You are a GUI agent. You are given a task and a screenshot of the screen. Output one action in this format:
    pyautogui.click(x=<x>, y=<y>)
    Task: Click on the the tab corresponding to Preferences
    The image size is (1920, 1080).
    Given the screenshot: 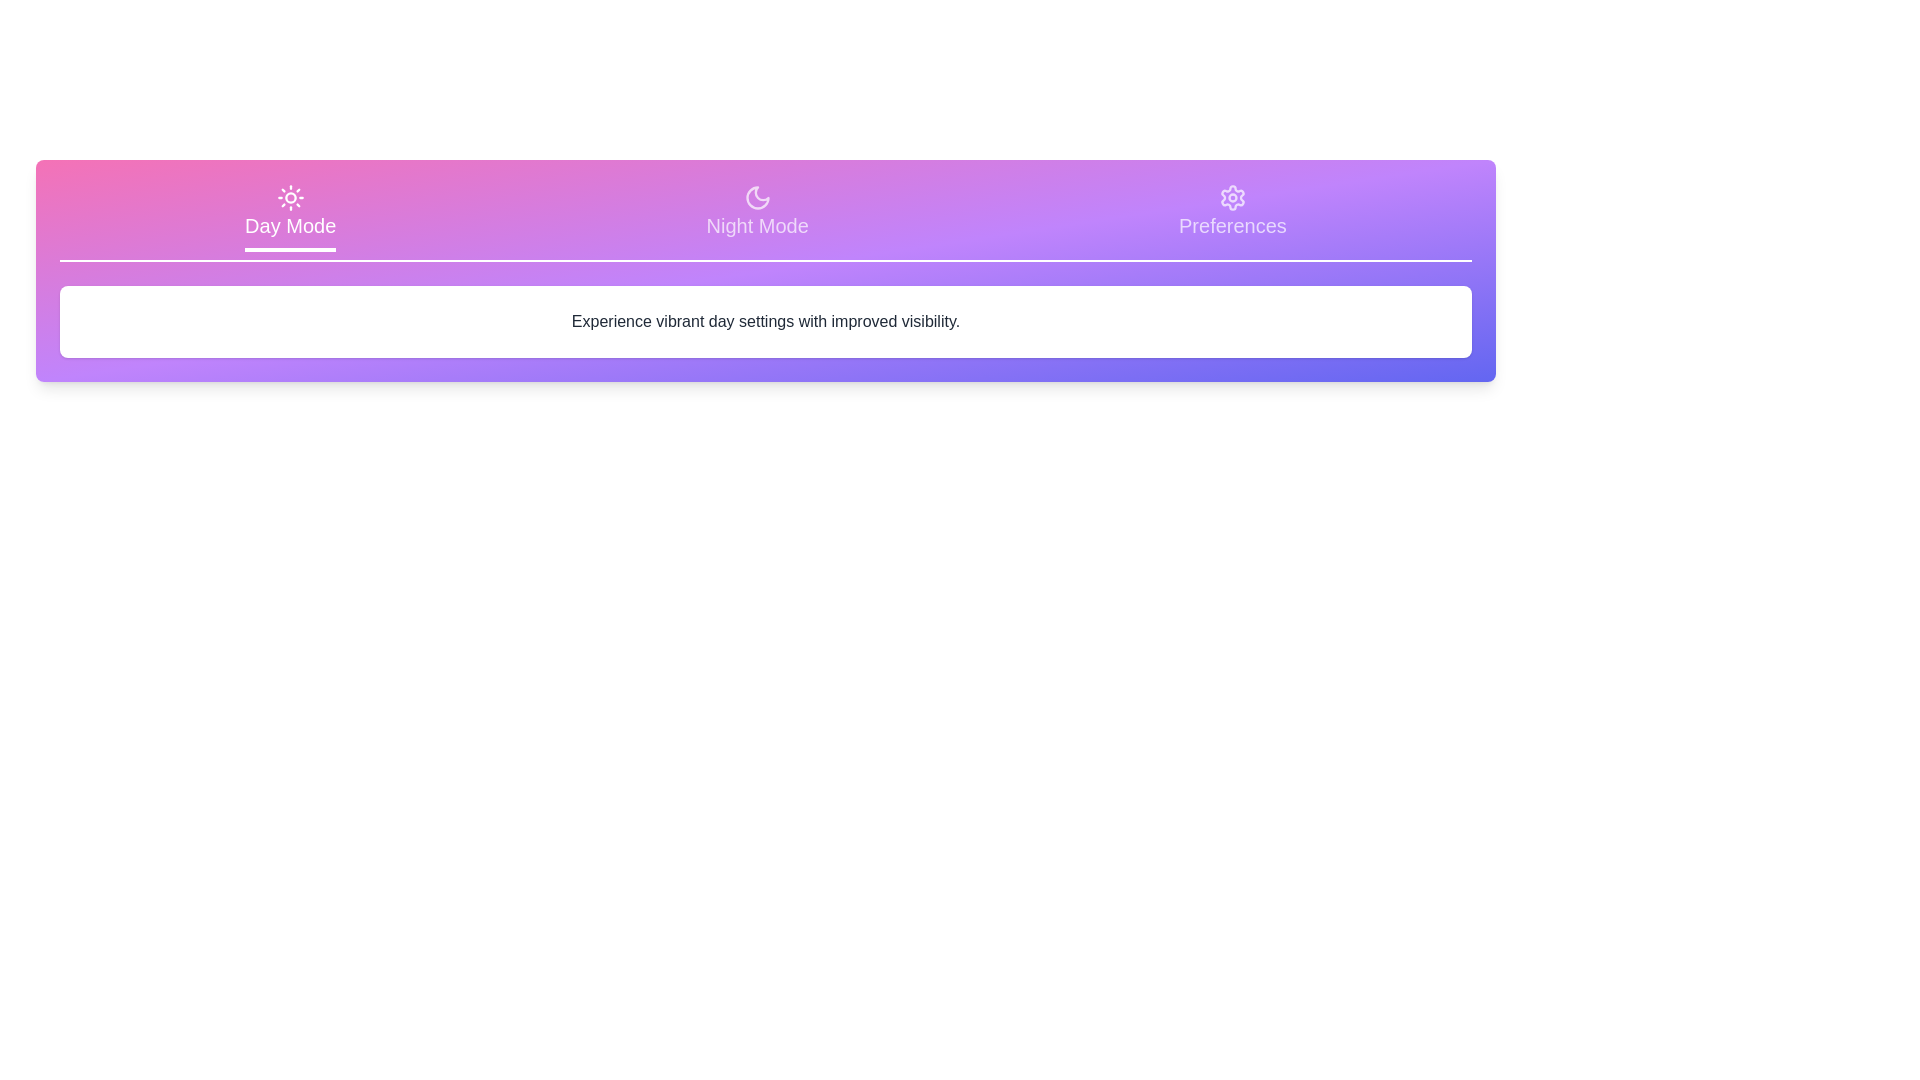 What is the action you would take?
    pyautogui.click(x=1232, y=218)
    